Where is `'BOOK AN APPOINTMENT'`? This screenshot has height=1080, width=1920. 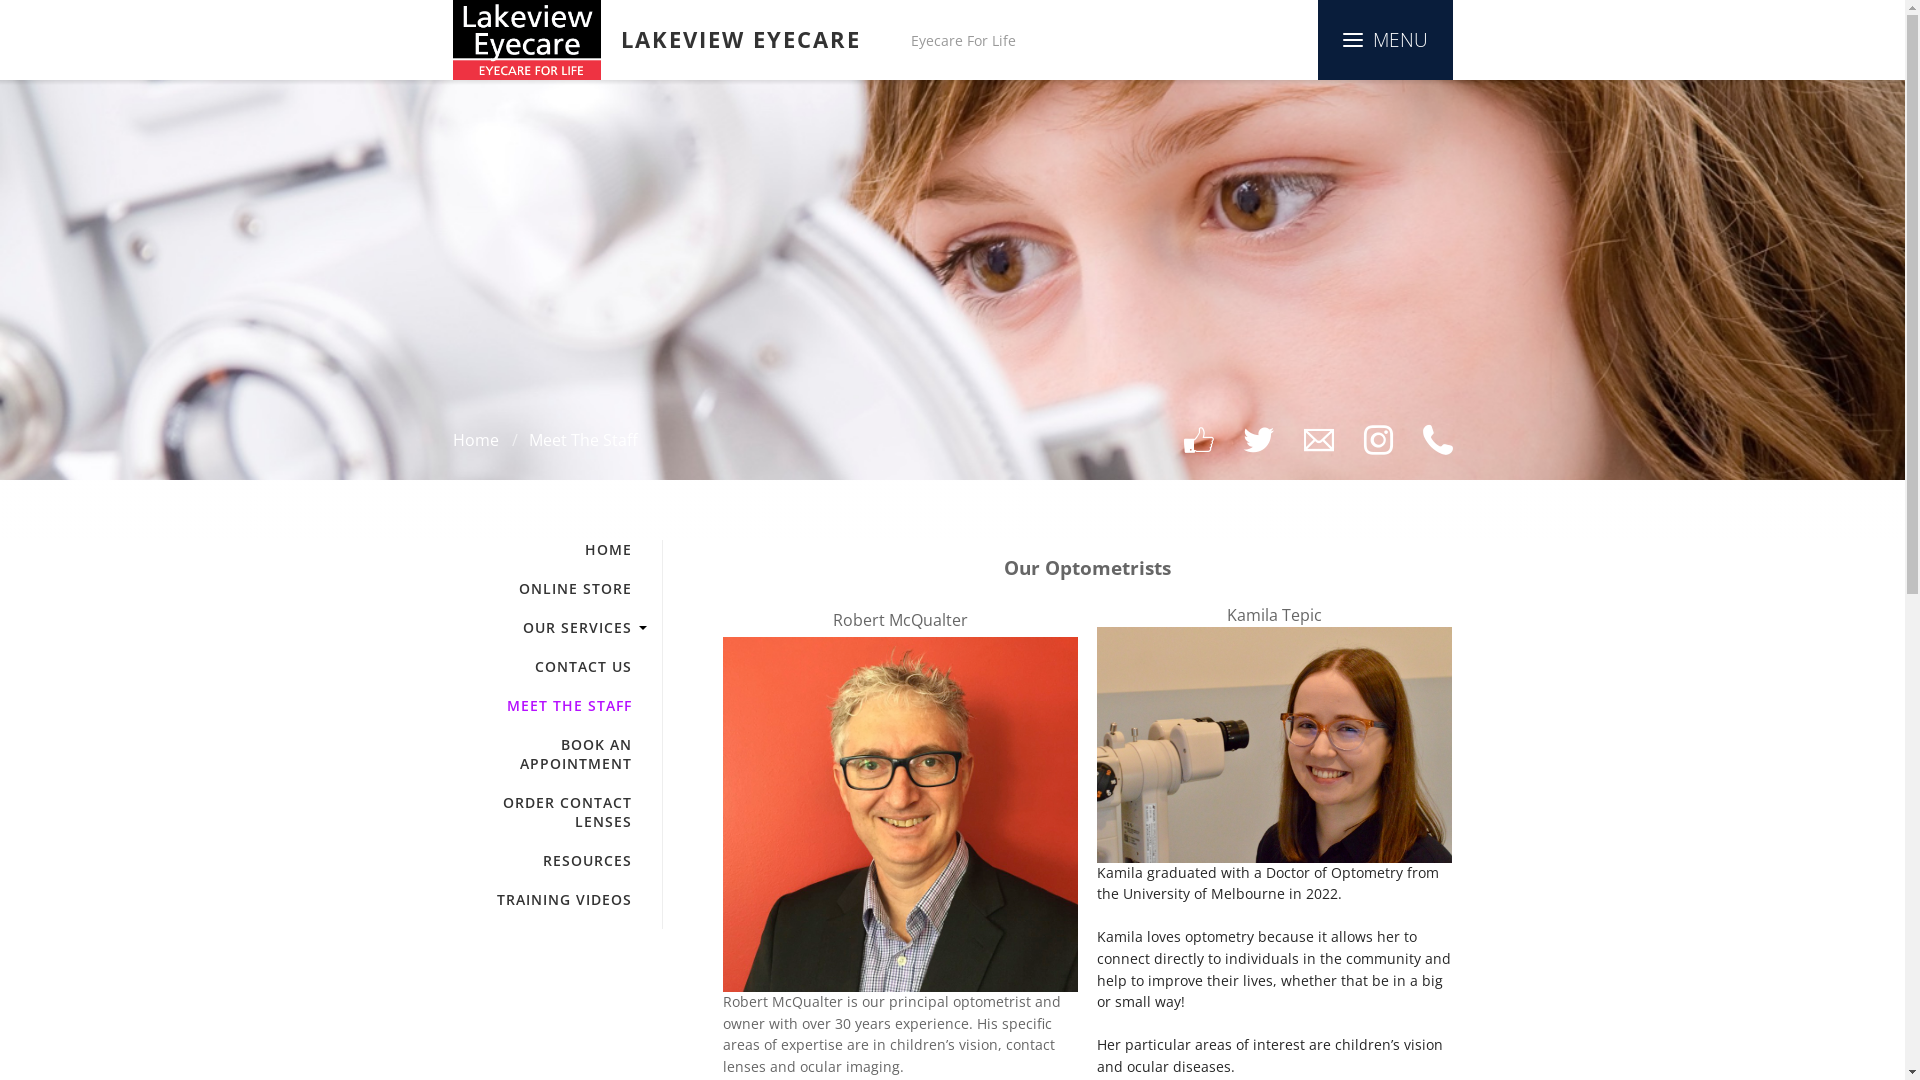
'BOOK AN APPOINTMENT' is located at coordinates (541, 753).